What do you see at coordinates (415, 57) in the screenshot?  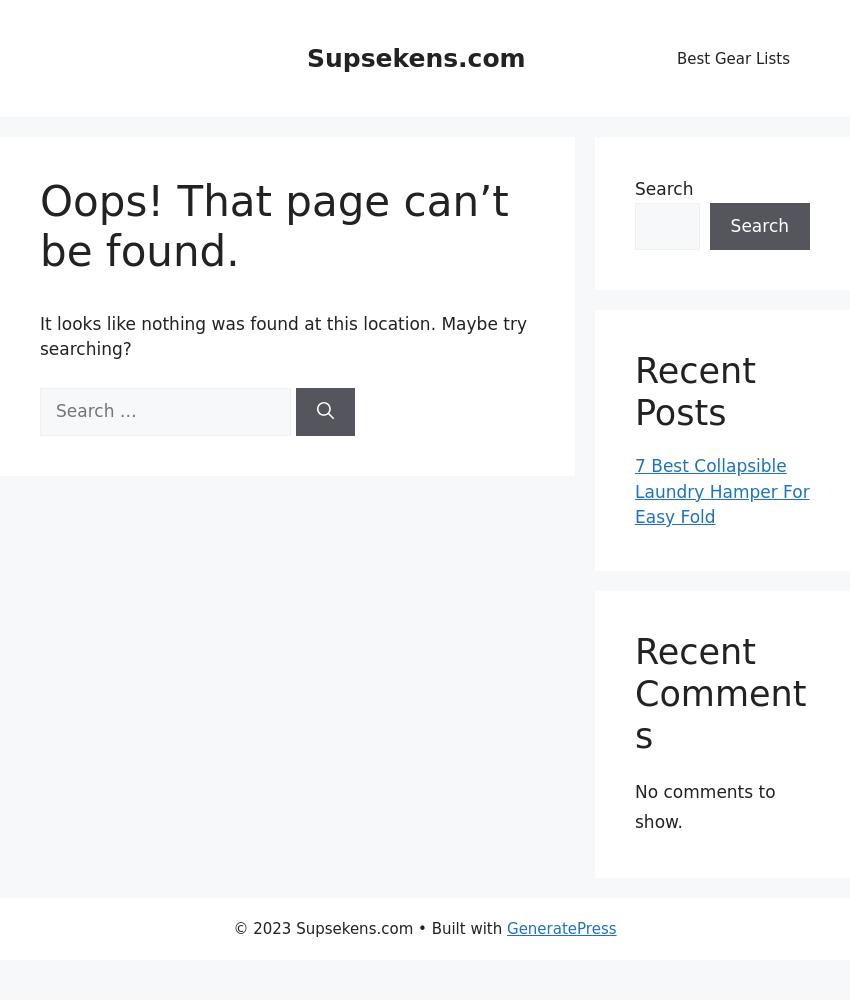 I see `'Supsekens.com'` at bounding box center [415, 57].